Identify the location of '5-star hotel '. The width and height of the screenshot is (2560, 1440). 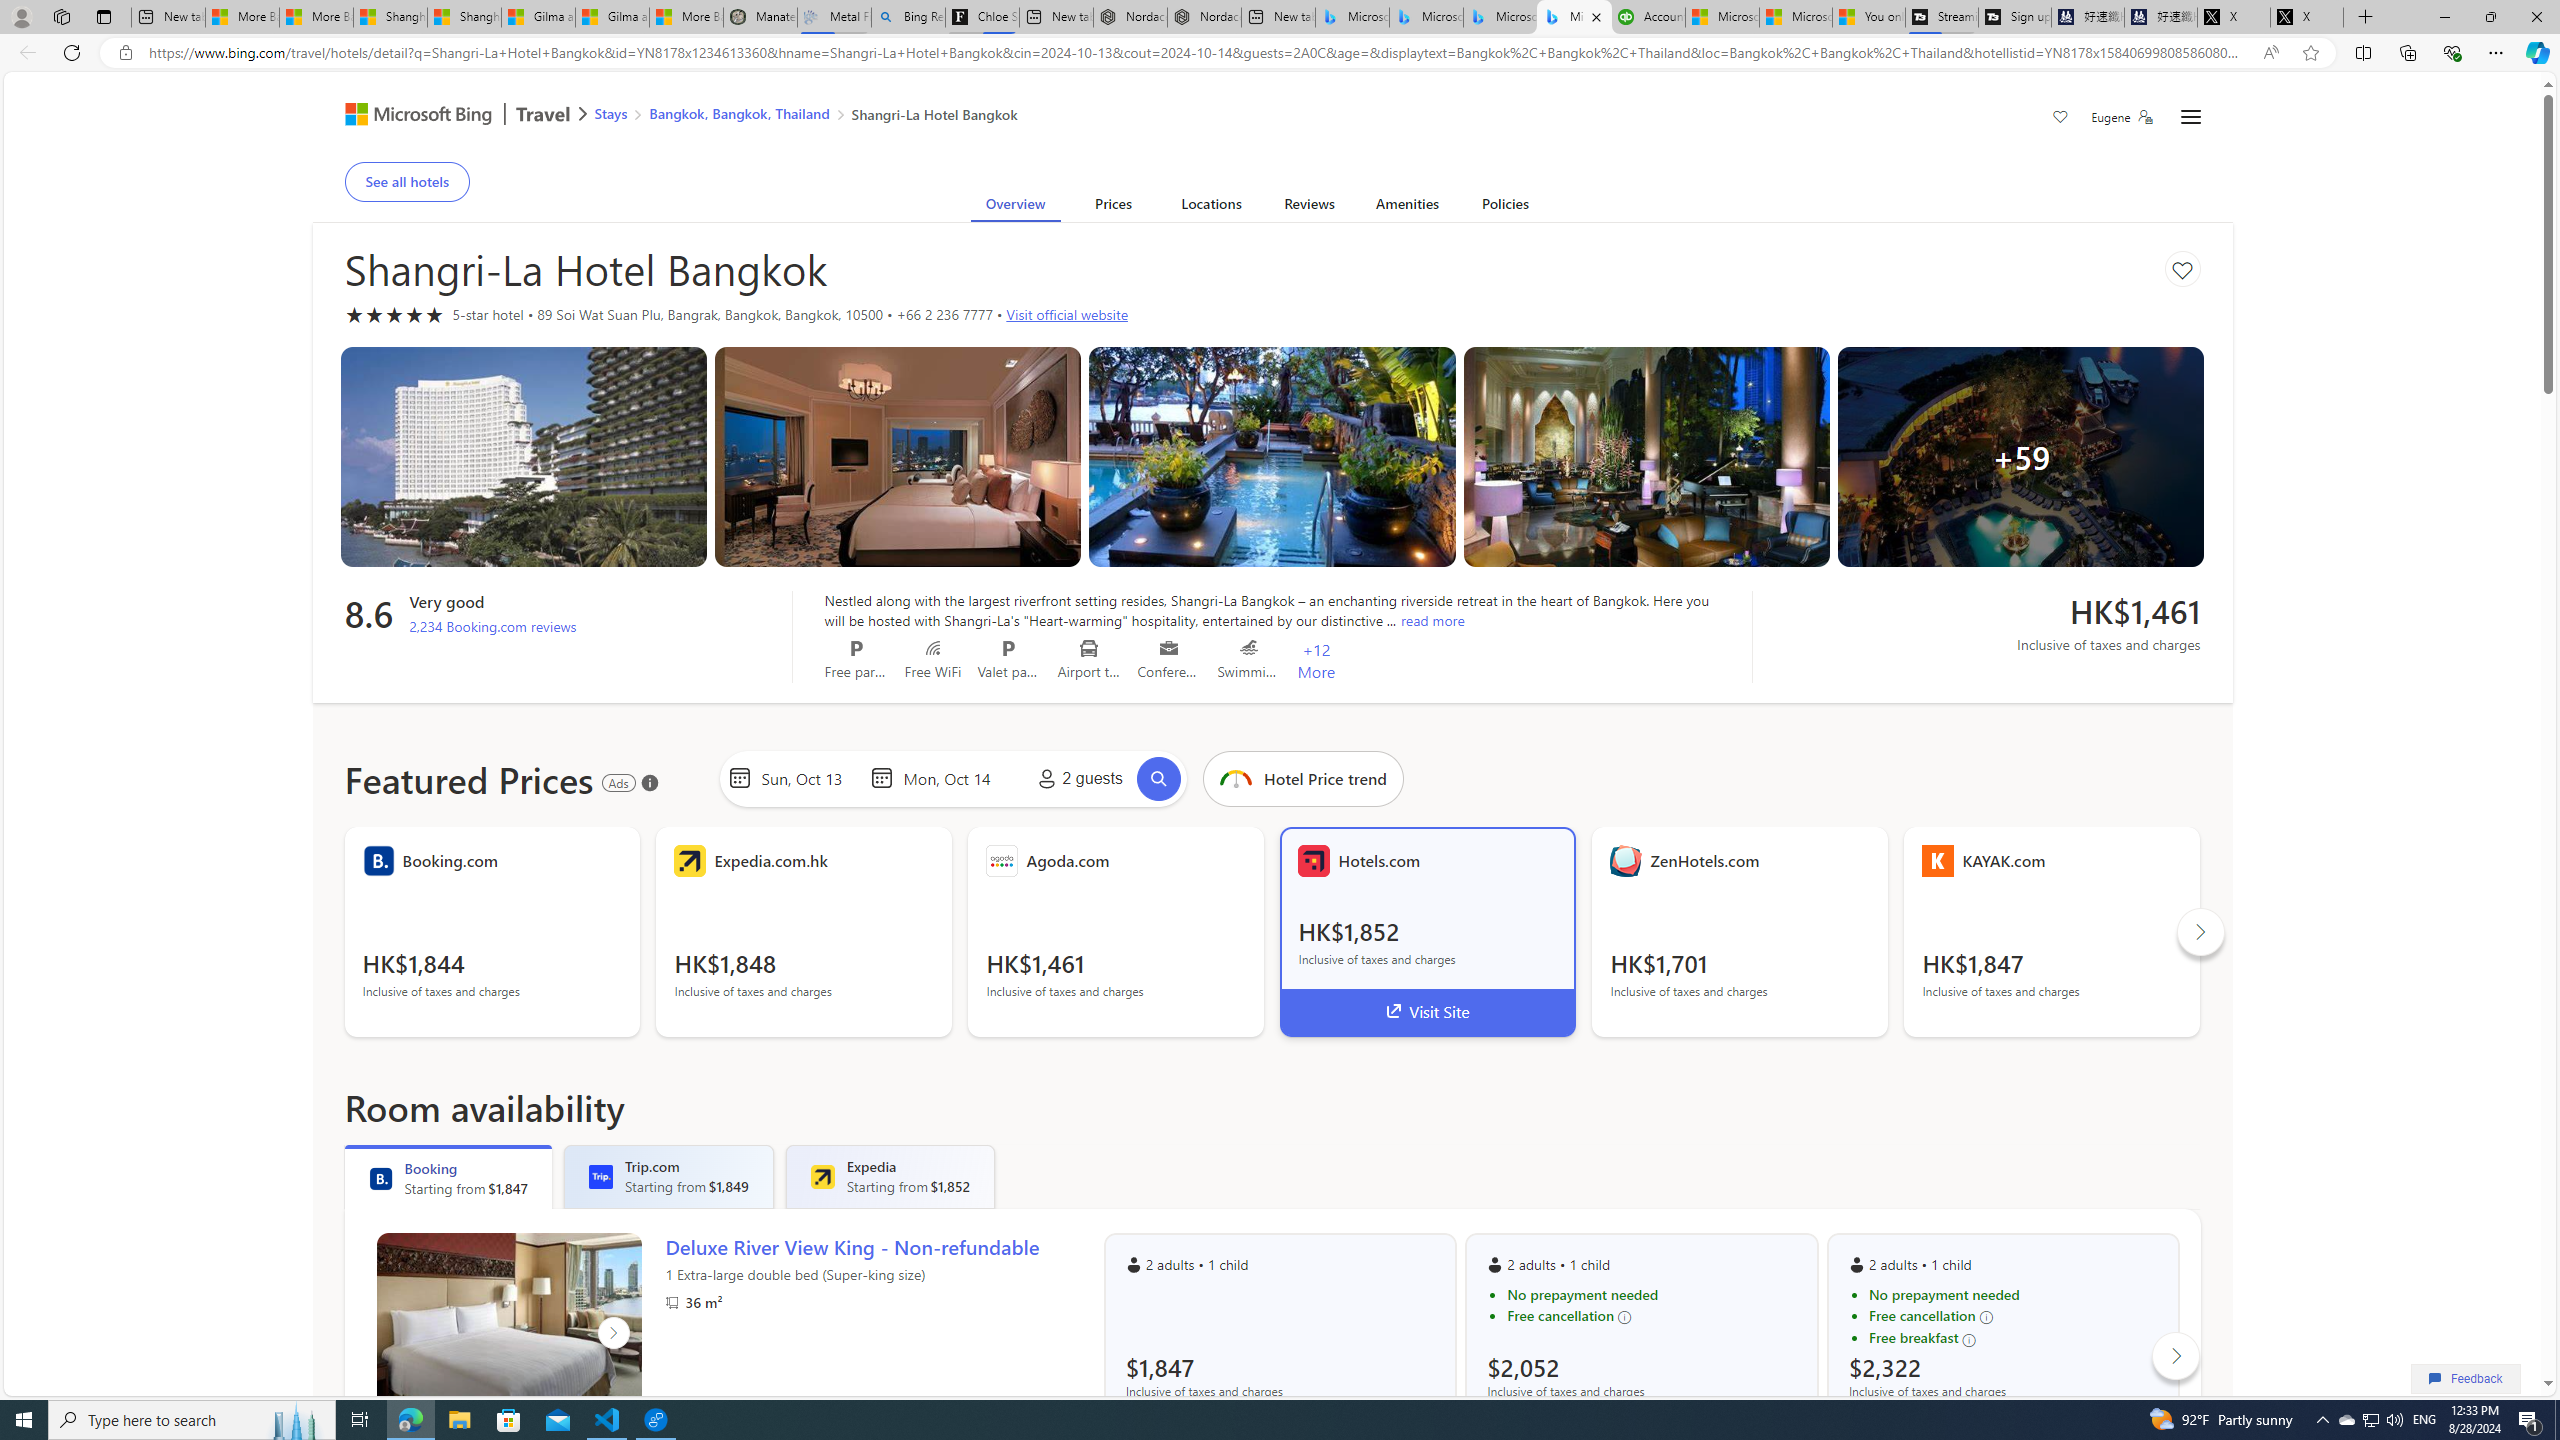
(394, 314).